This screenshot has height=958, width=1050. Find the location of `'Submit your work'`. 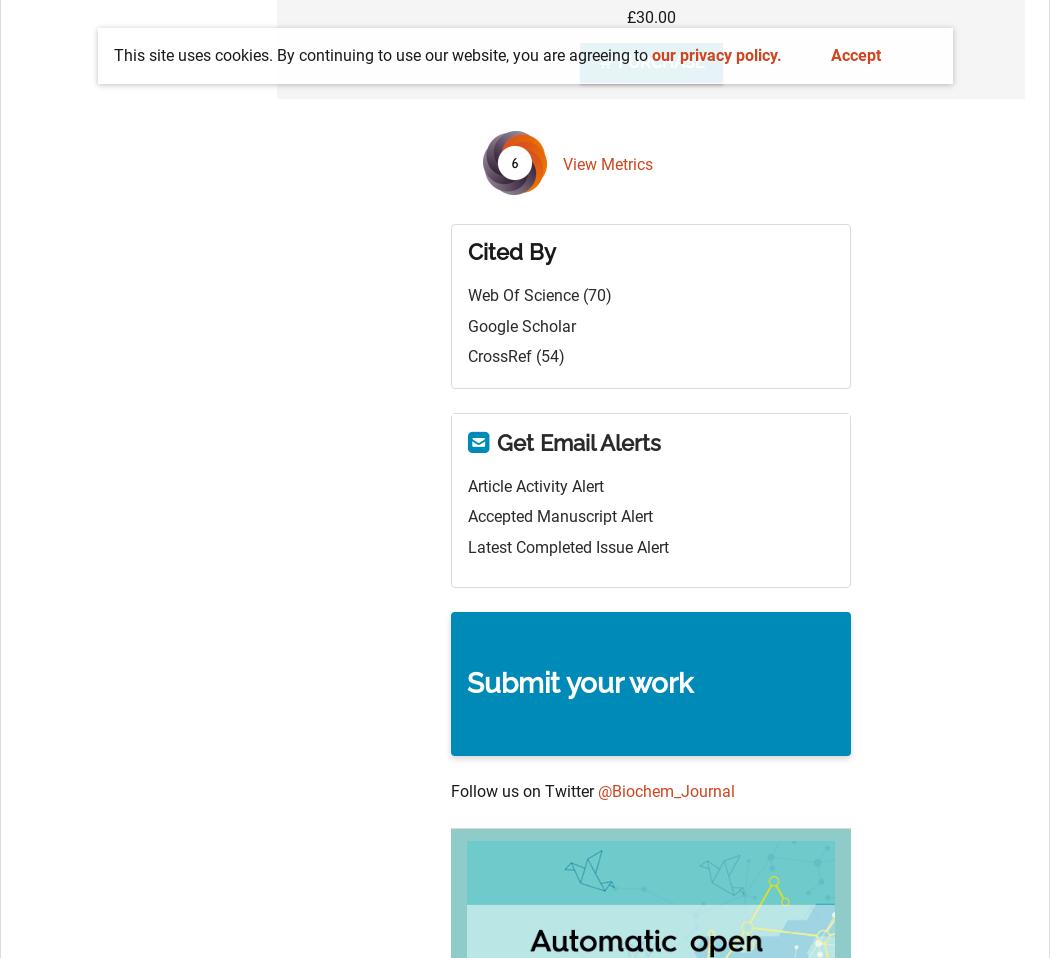

'Submit your work' is located at coordinates (579, 682).